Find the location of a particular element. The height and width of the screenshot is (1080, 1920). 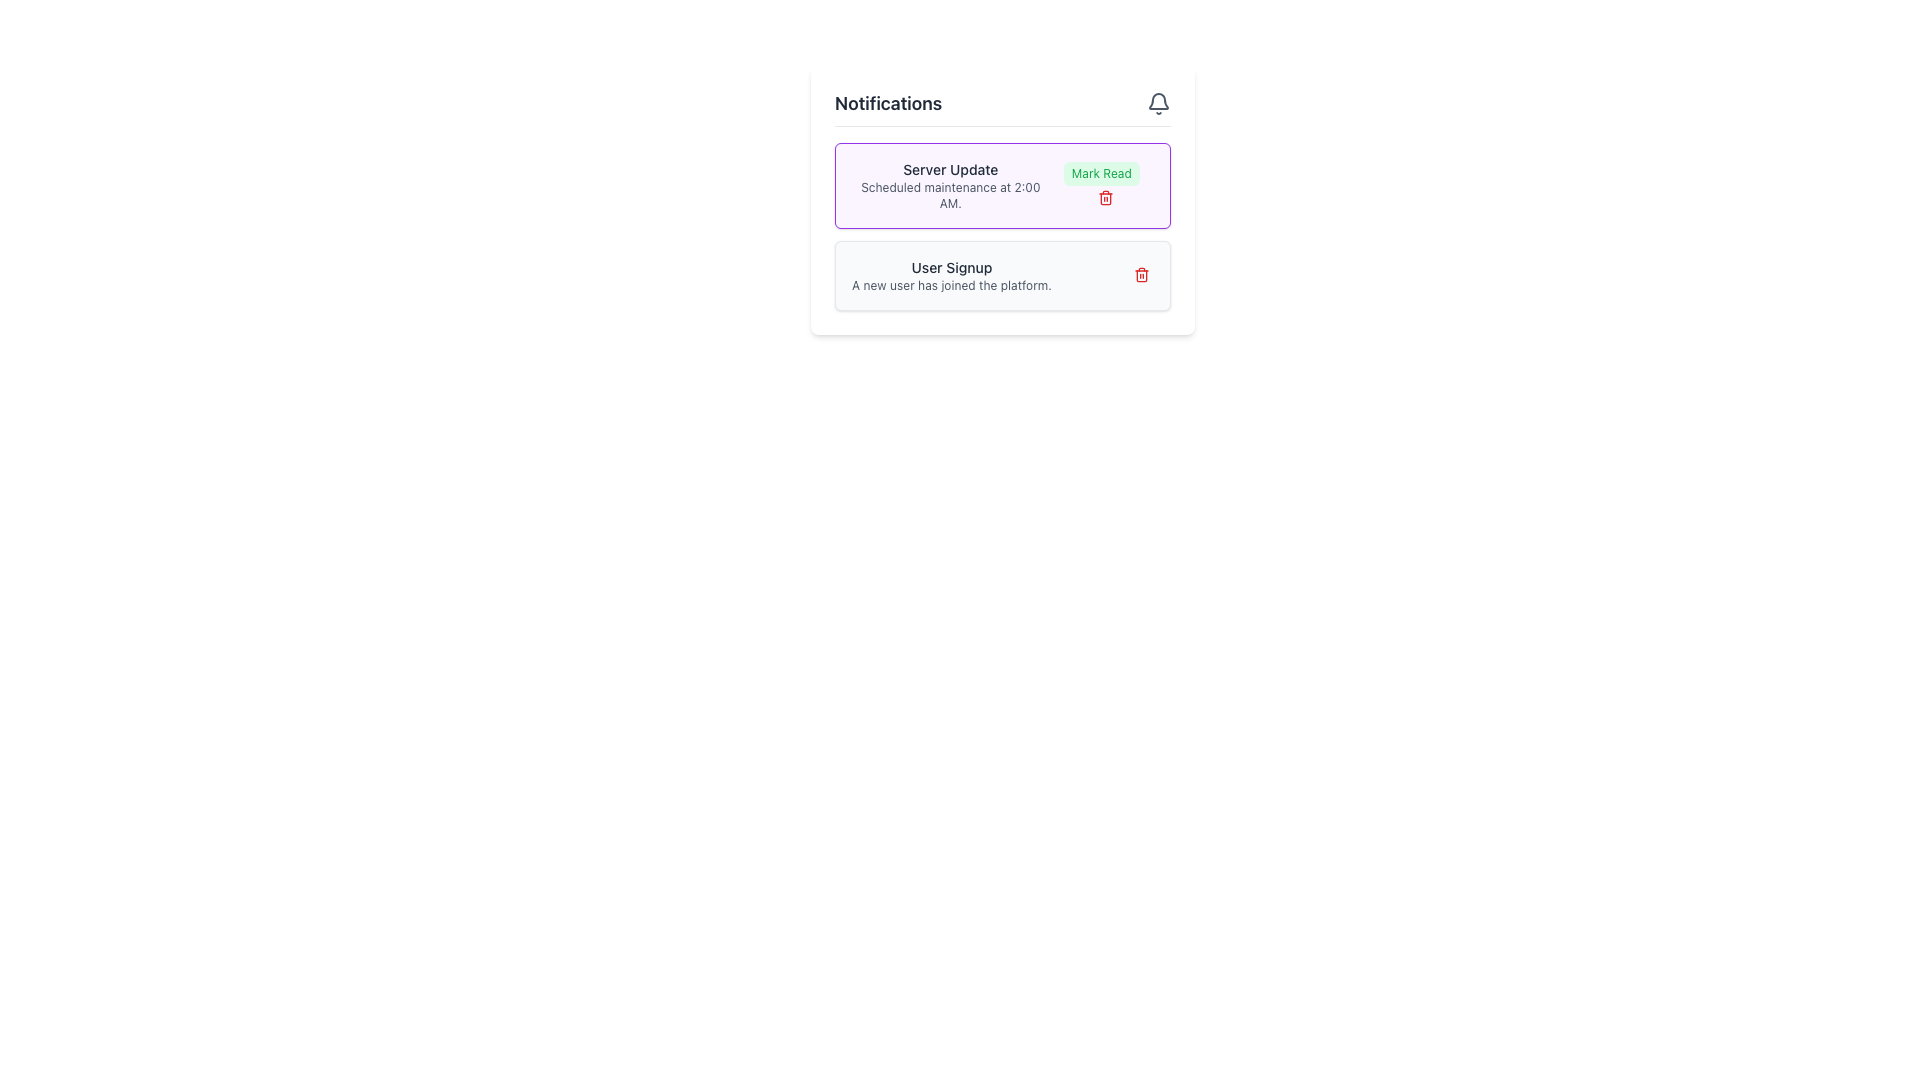

the static text block in the notifications section that informs users about the upcoming scheduled maintenance event is located at coordinates (949, 185).